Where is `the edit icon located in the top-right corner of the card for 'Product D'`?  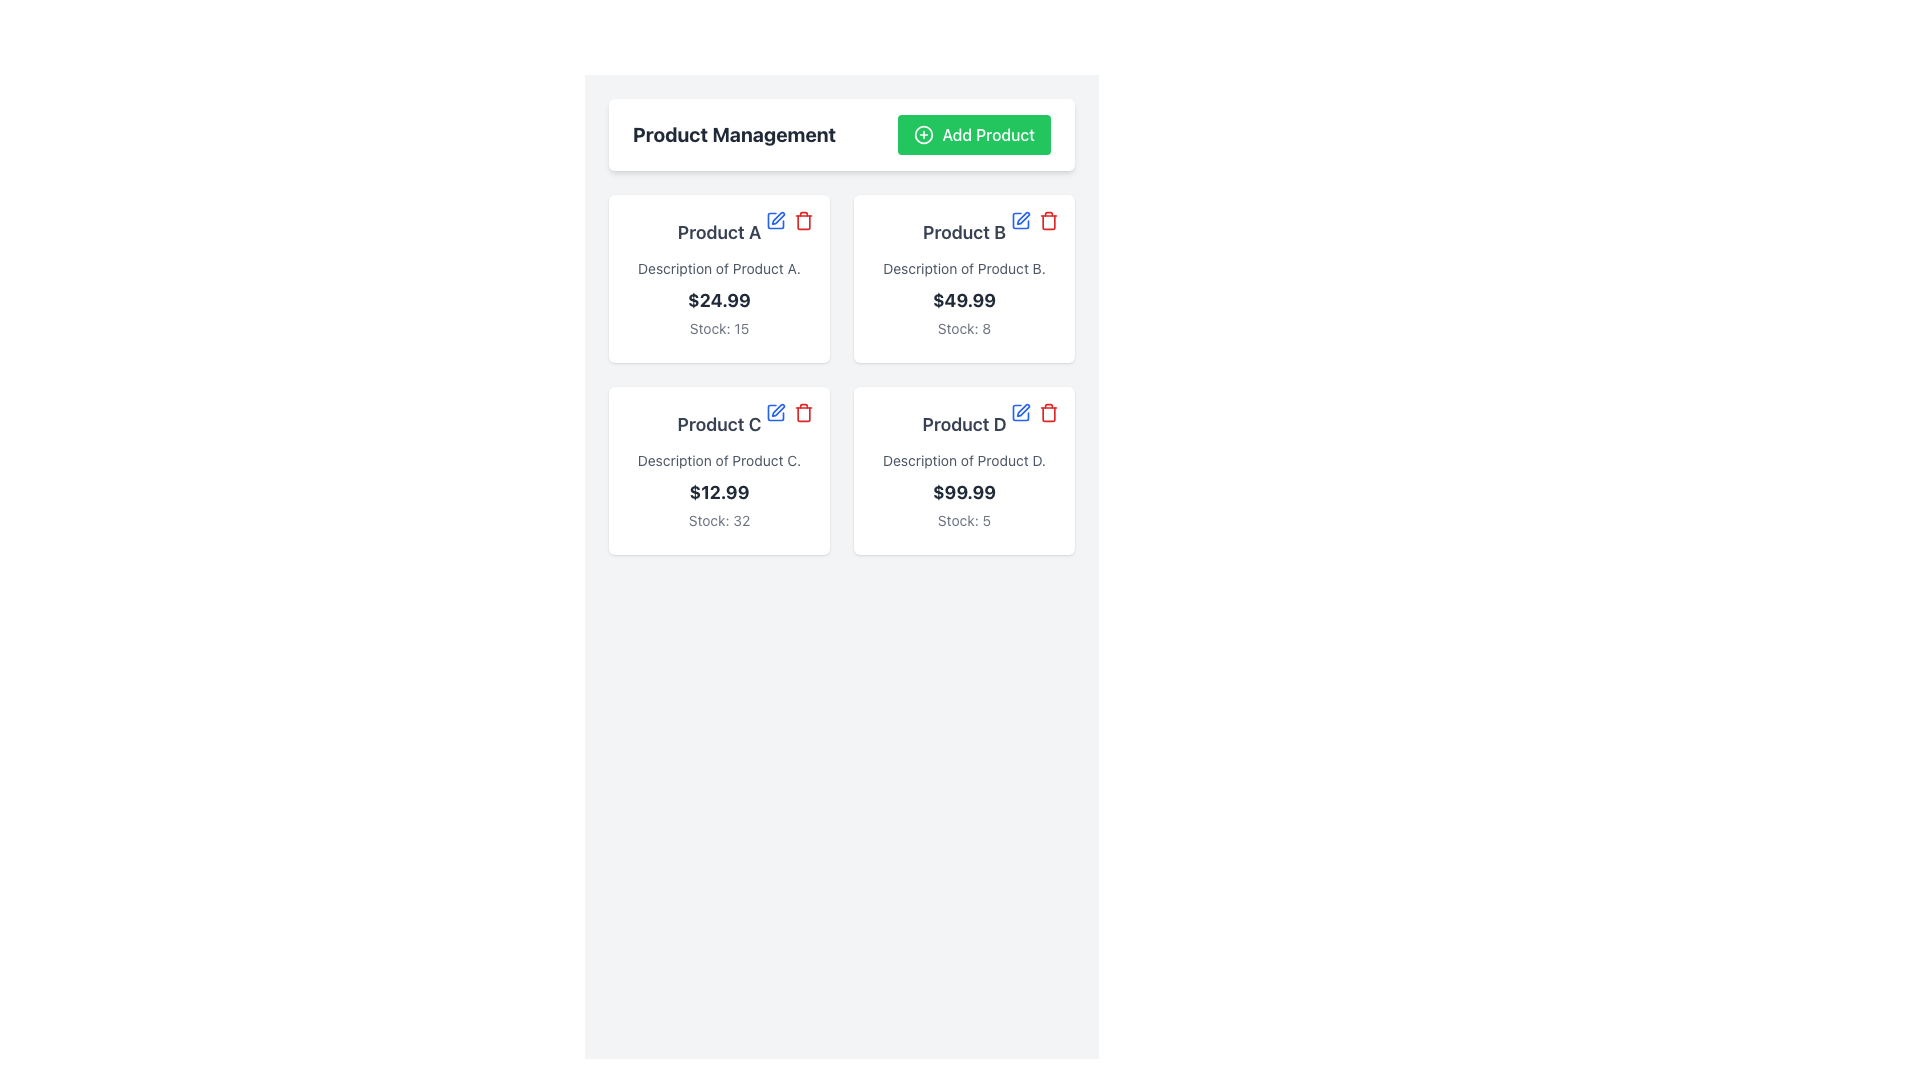 the edit icon located in the top-right corner of the card for 'Product D' is located at coordinates (1021, 411).